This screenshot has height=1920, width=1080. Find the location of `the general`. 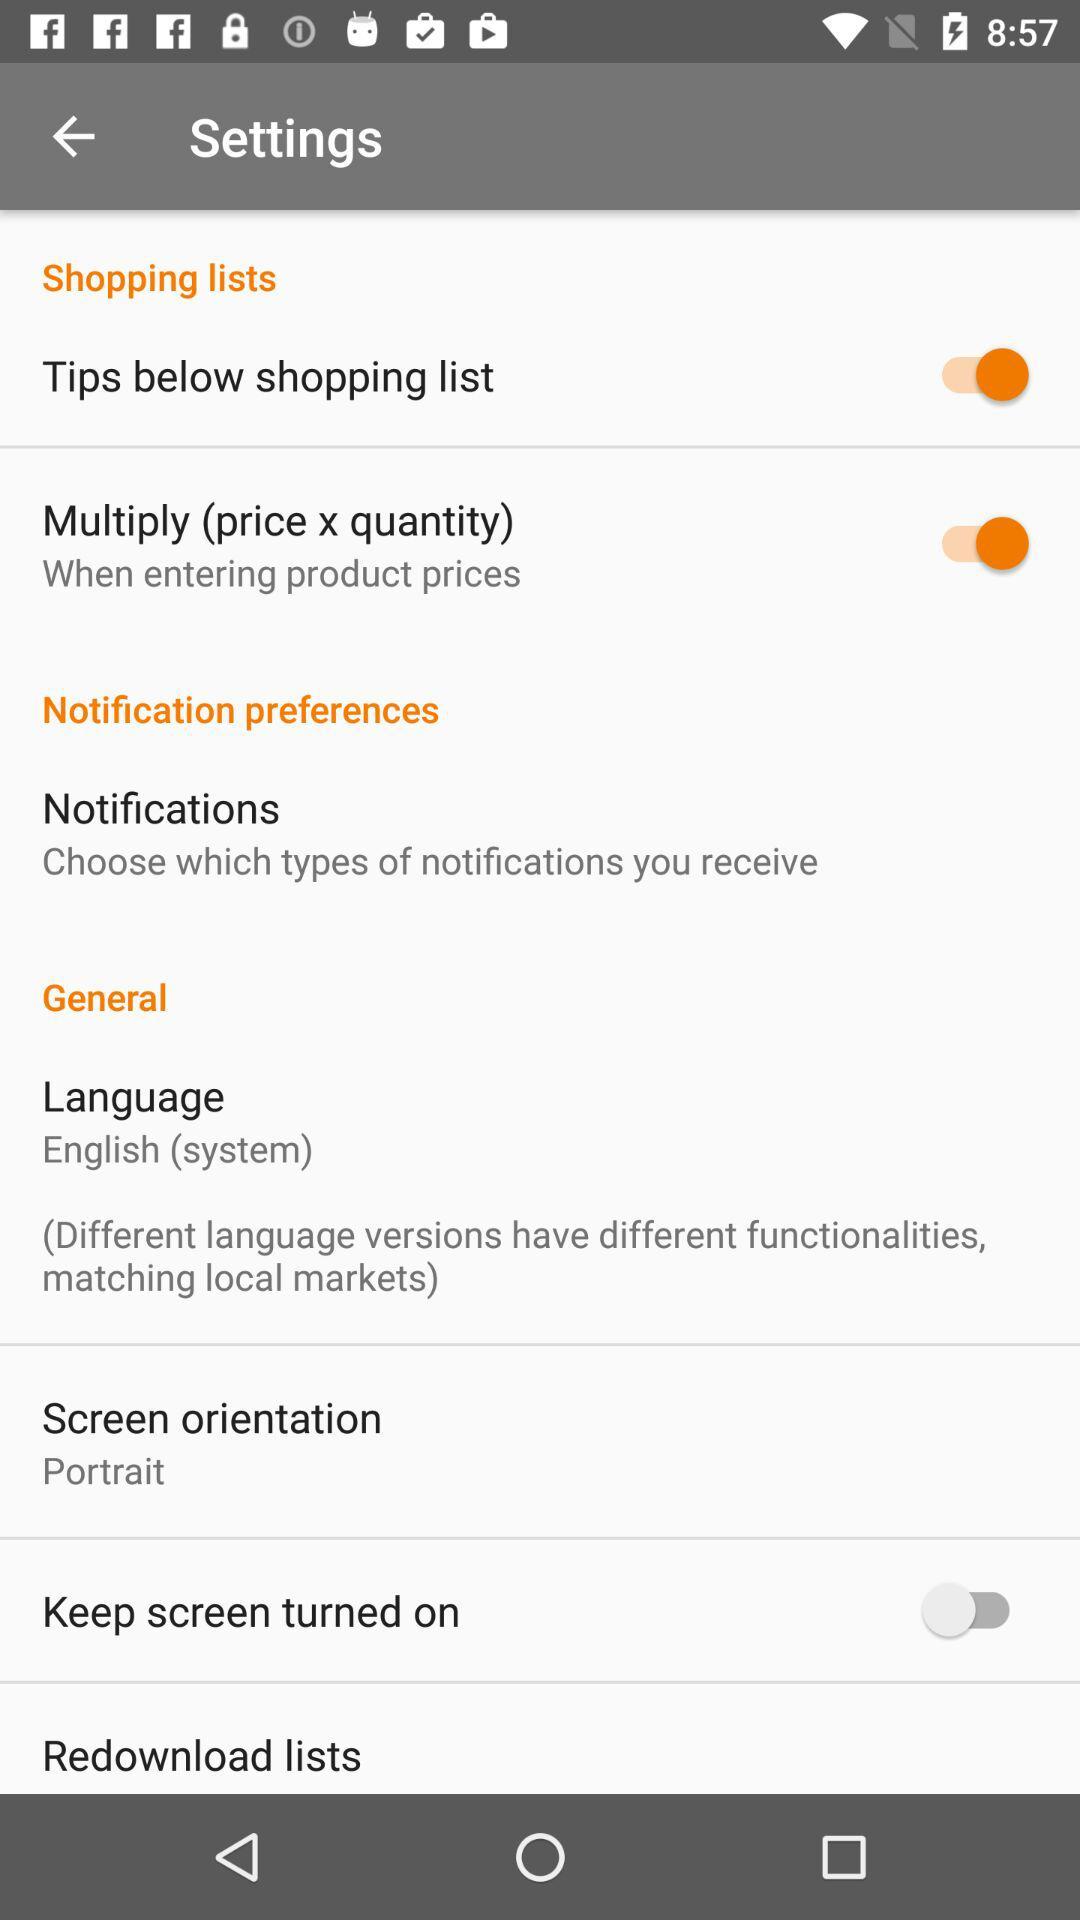

the general is located at coordinates (540, 975).